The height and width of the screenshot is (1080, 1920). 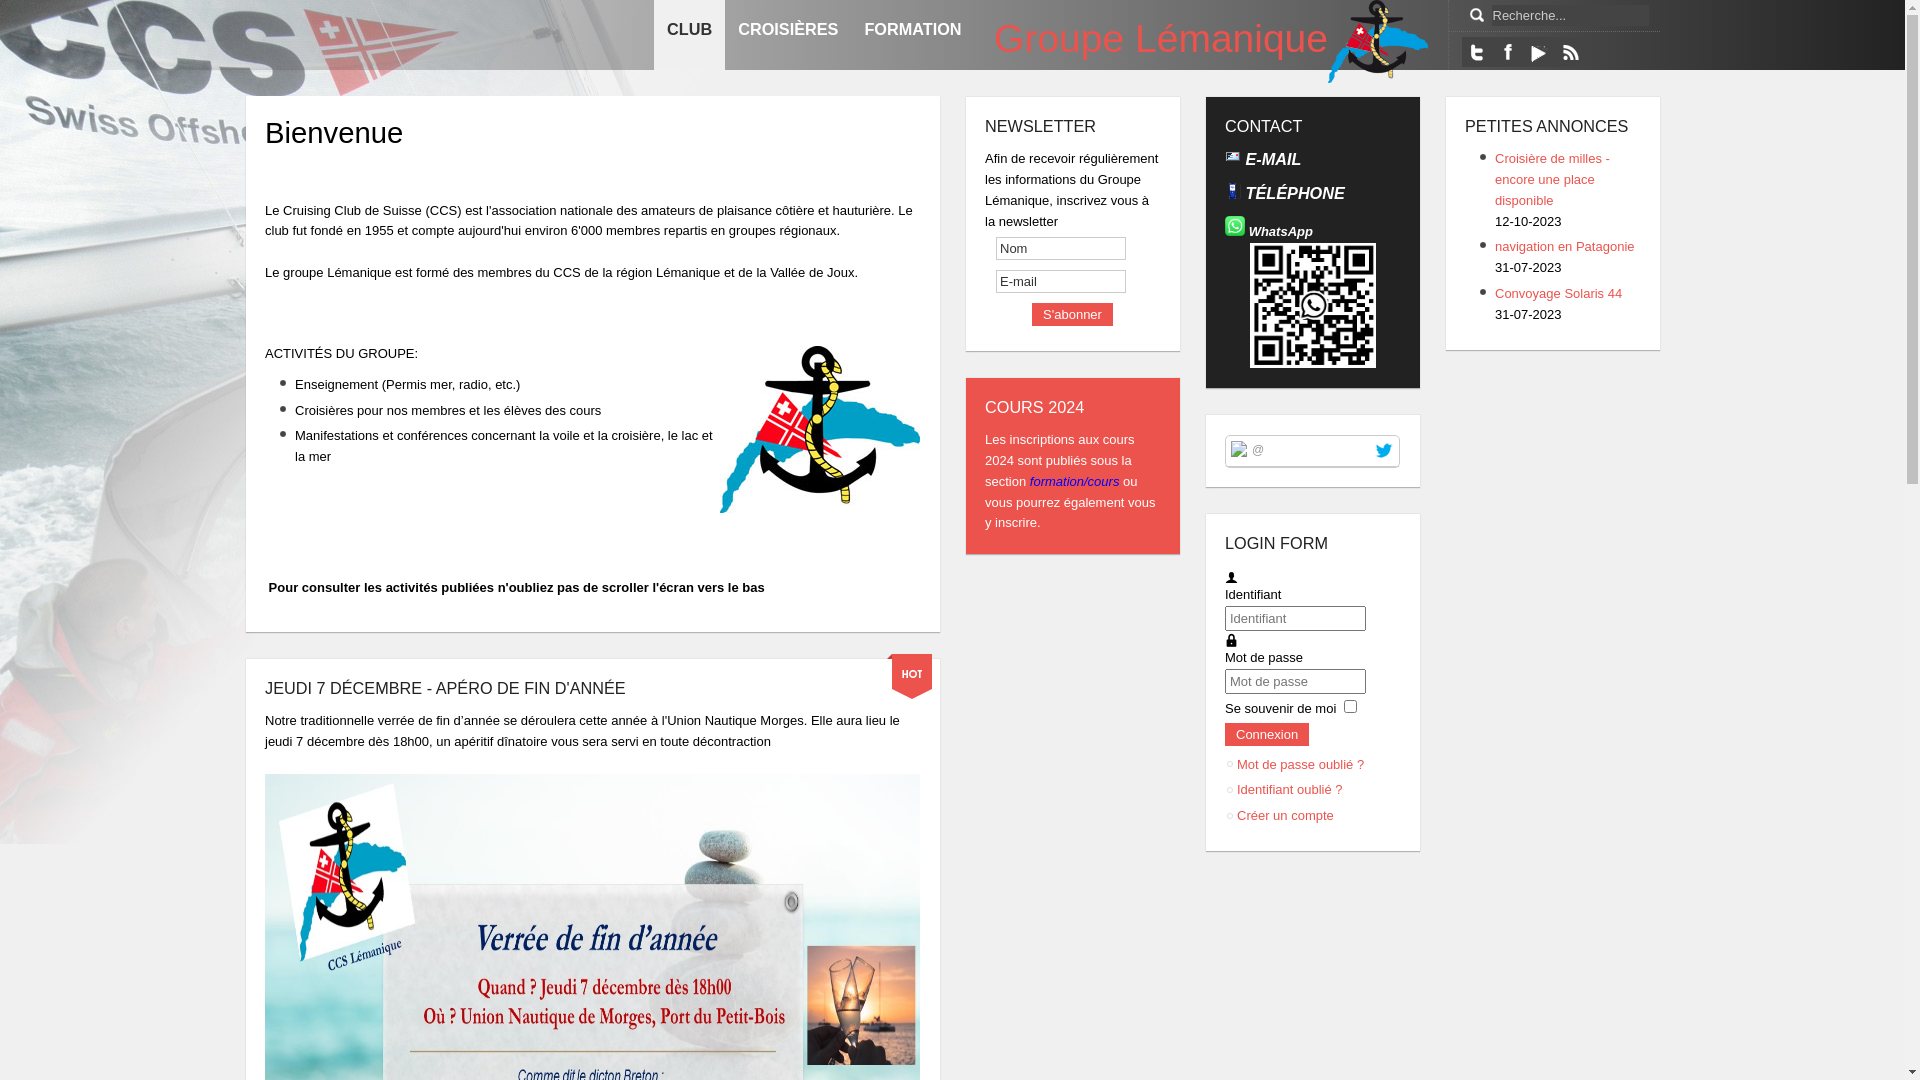 What do you see at coordinates (653, 34) in the screenshot?
I see `'CLUB'` at bounding box center [653, 34].